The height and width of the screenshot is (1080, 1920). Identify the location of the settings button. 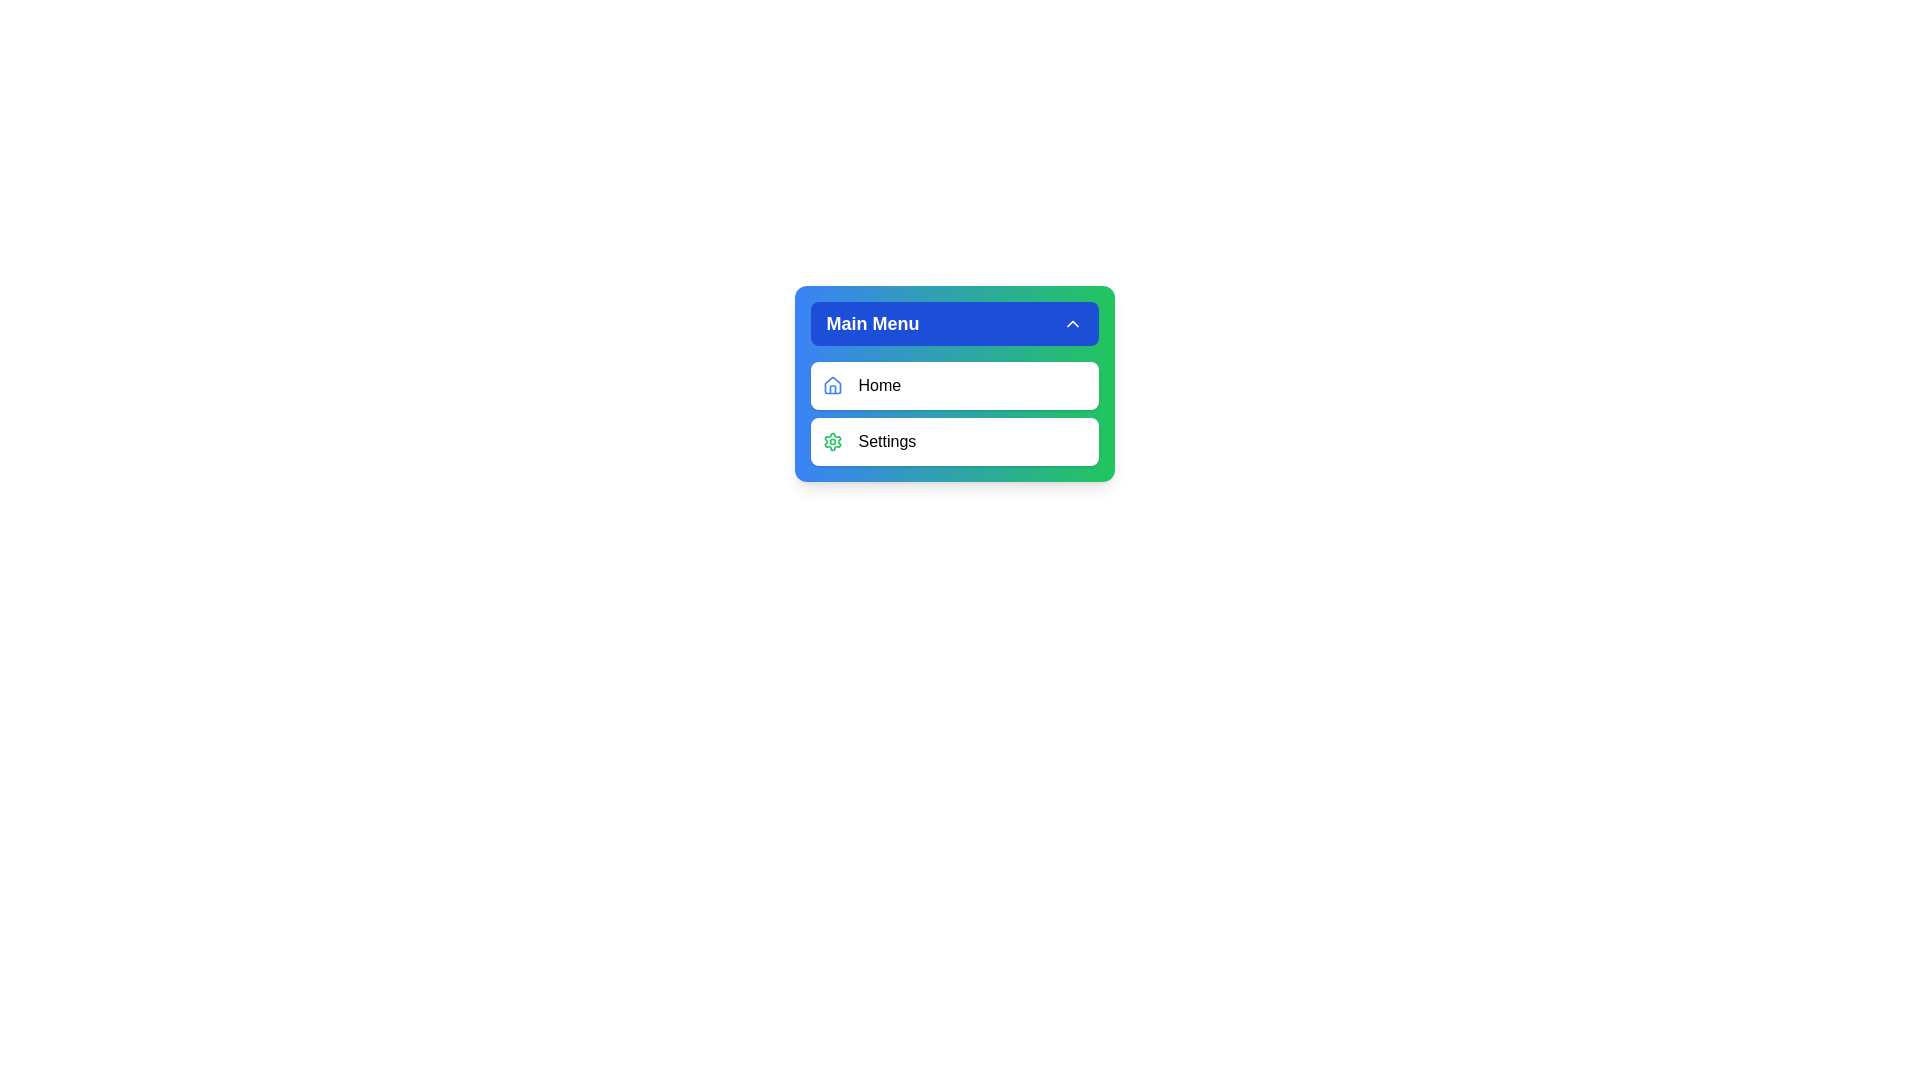
(953, 441).